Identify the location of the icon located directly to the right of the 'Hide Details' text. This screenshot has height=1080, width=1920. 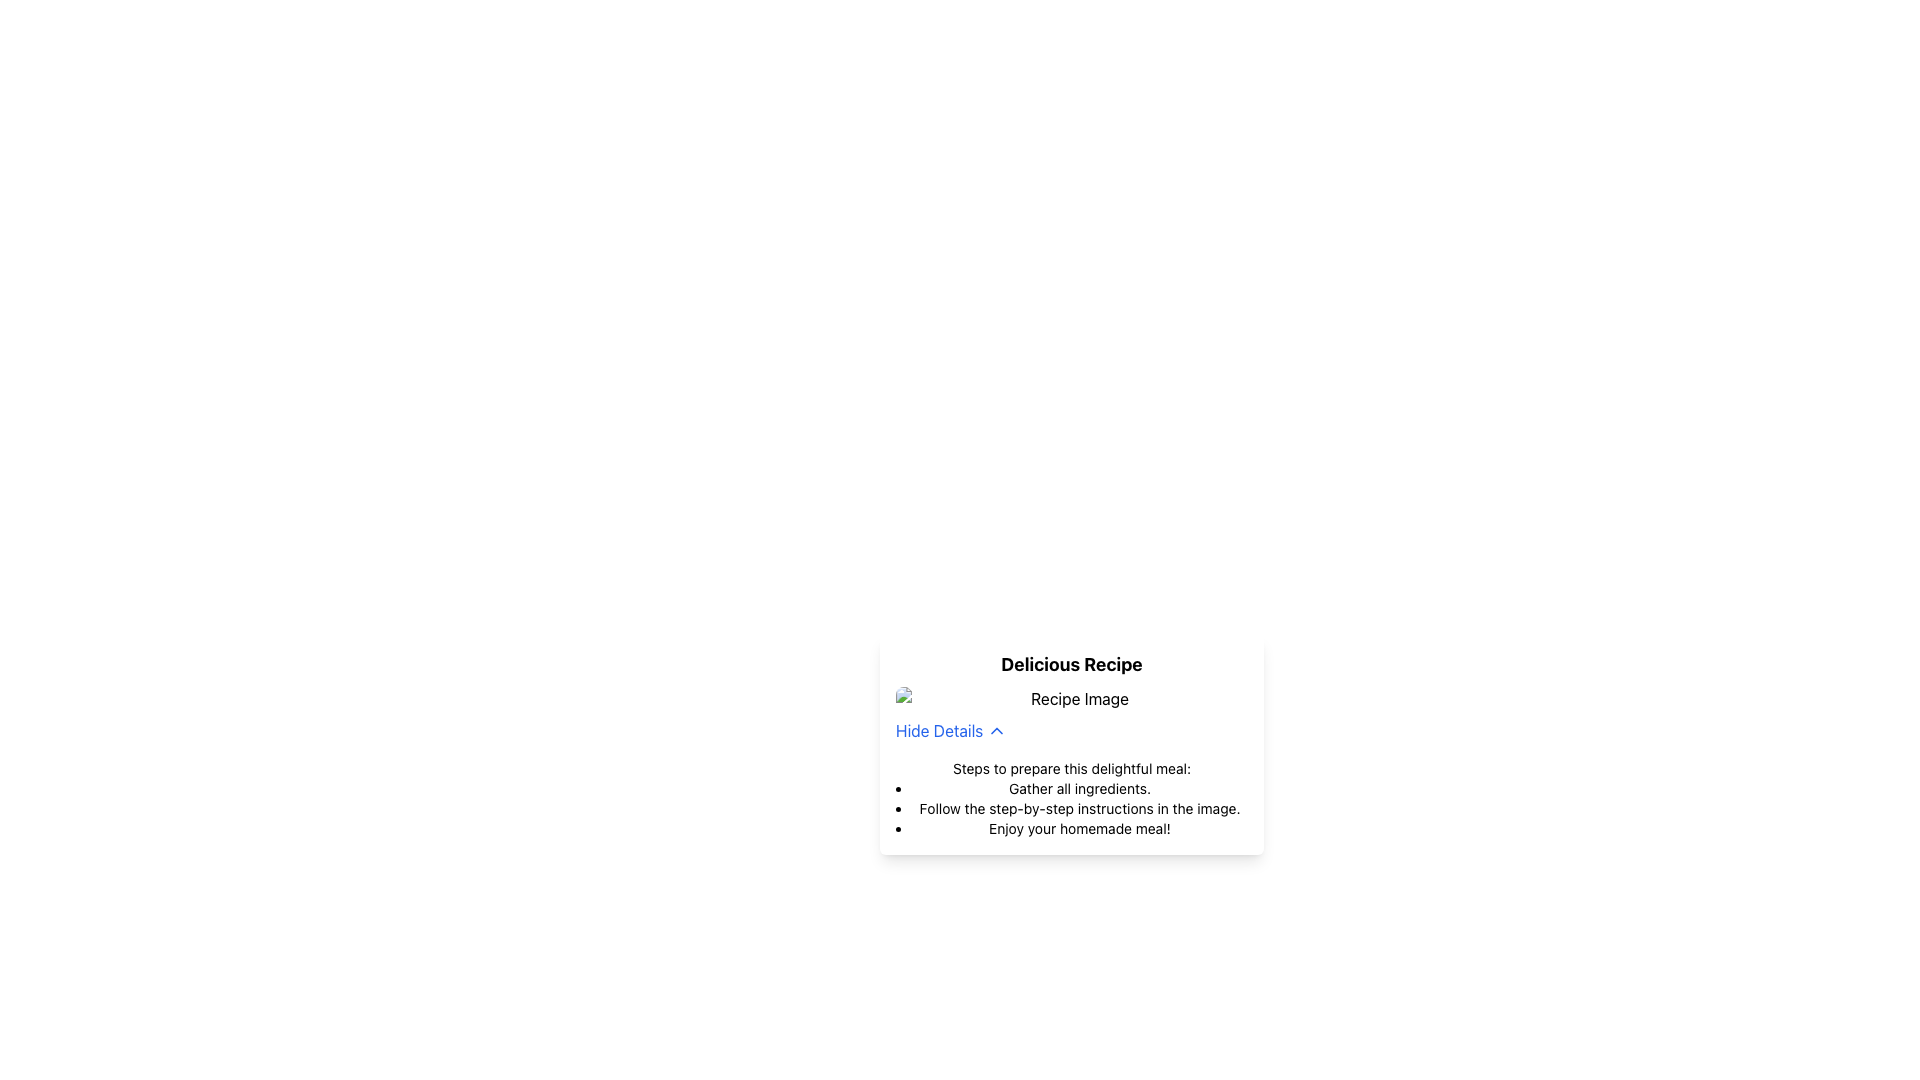
(997, 731).